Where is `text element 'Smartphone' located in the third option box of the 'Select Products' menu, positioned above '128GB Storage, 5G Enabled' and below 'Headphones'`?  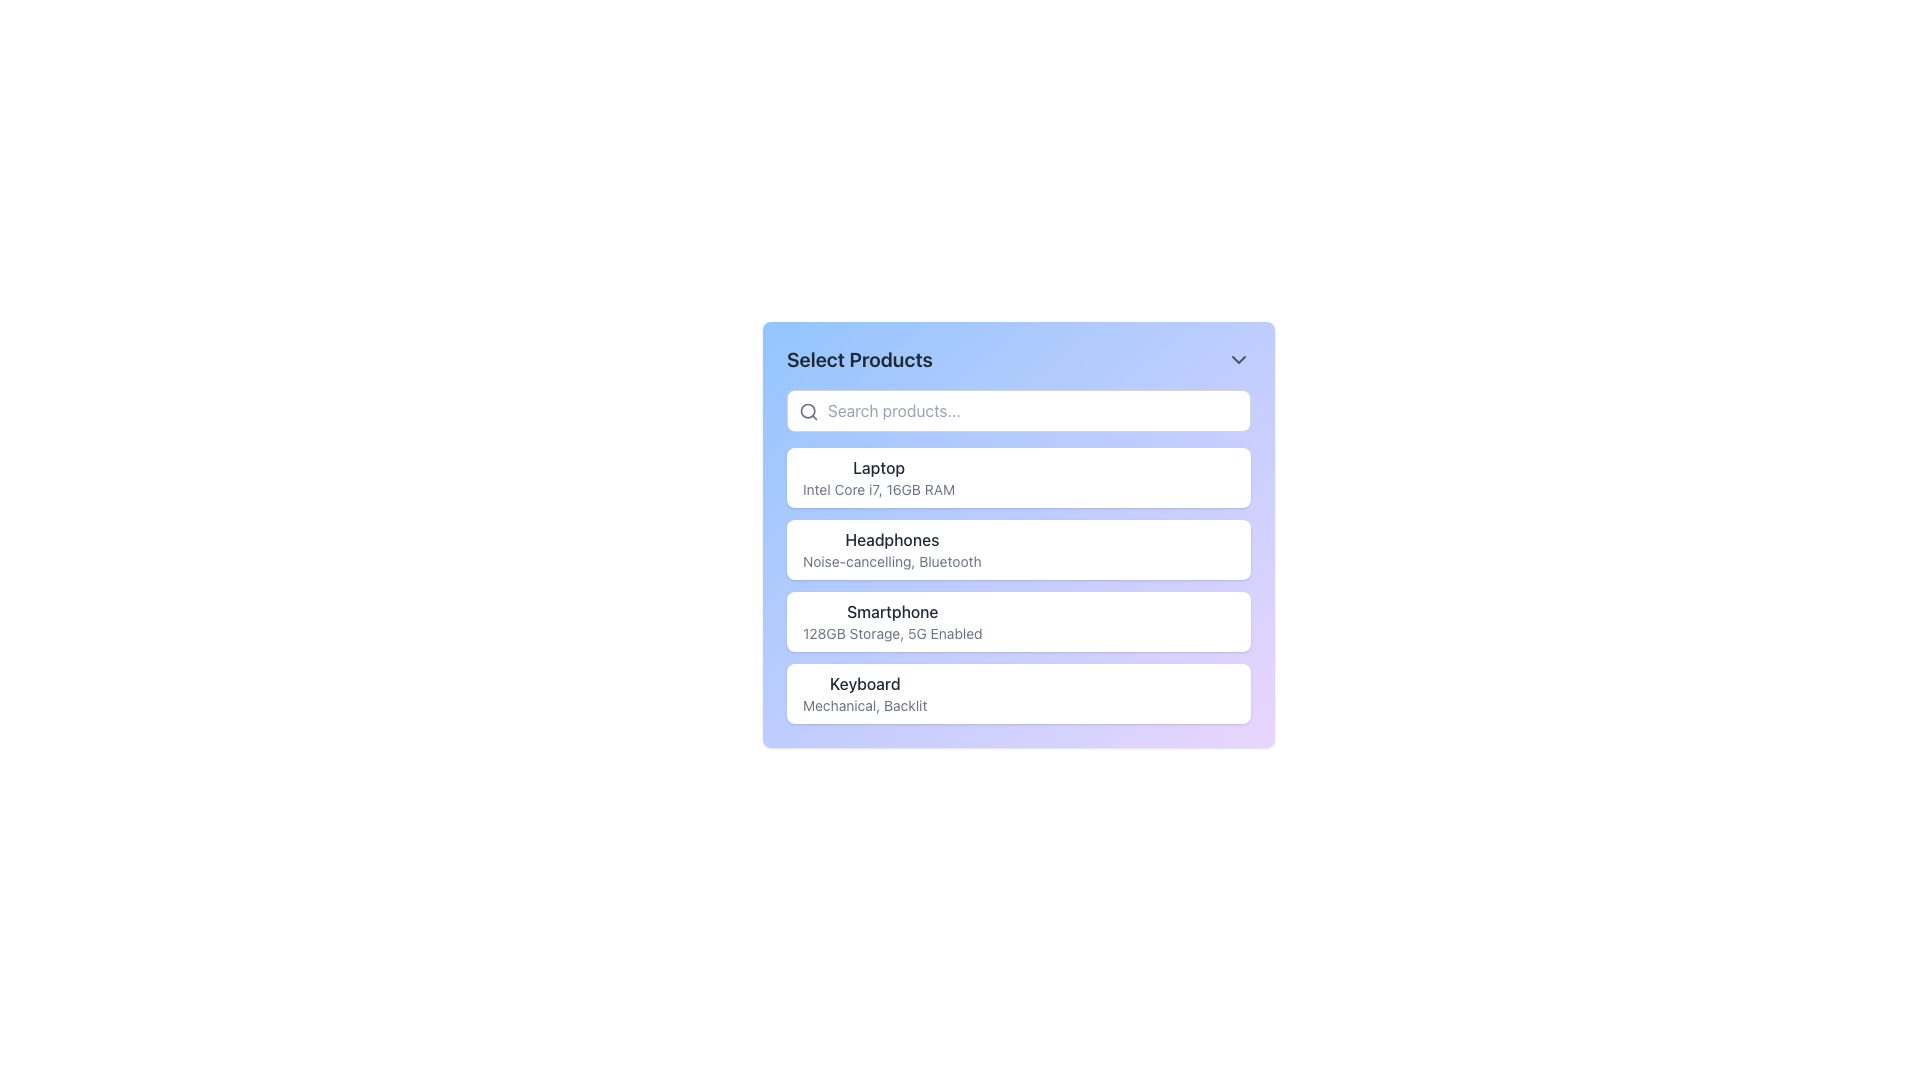
text element 'Smartphone' located in the third option box of the 'Select Products' menu, positioned above '128GB Storage, 5G Enabled' and below 'Headphones' is located at coordinates (891, 611).